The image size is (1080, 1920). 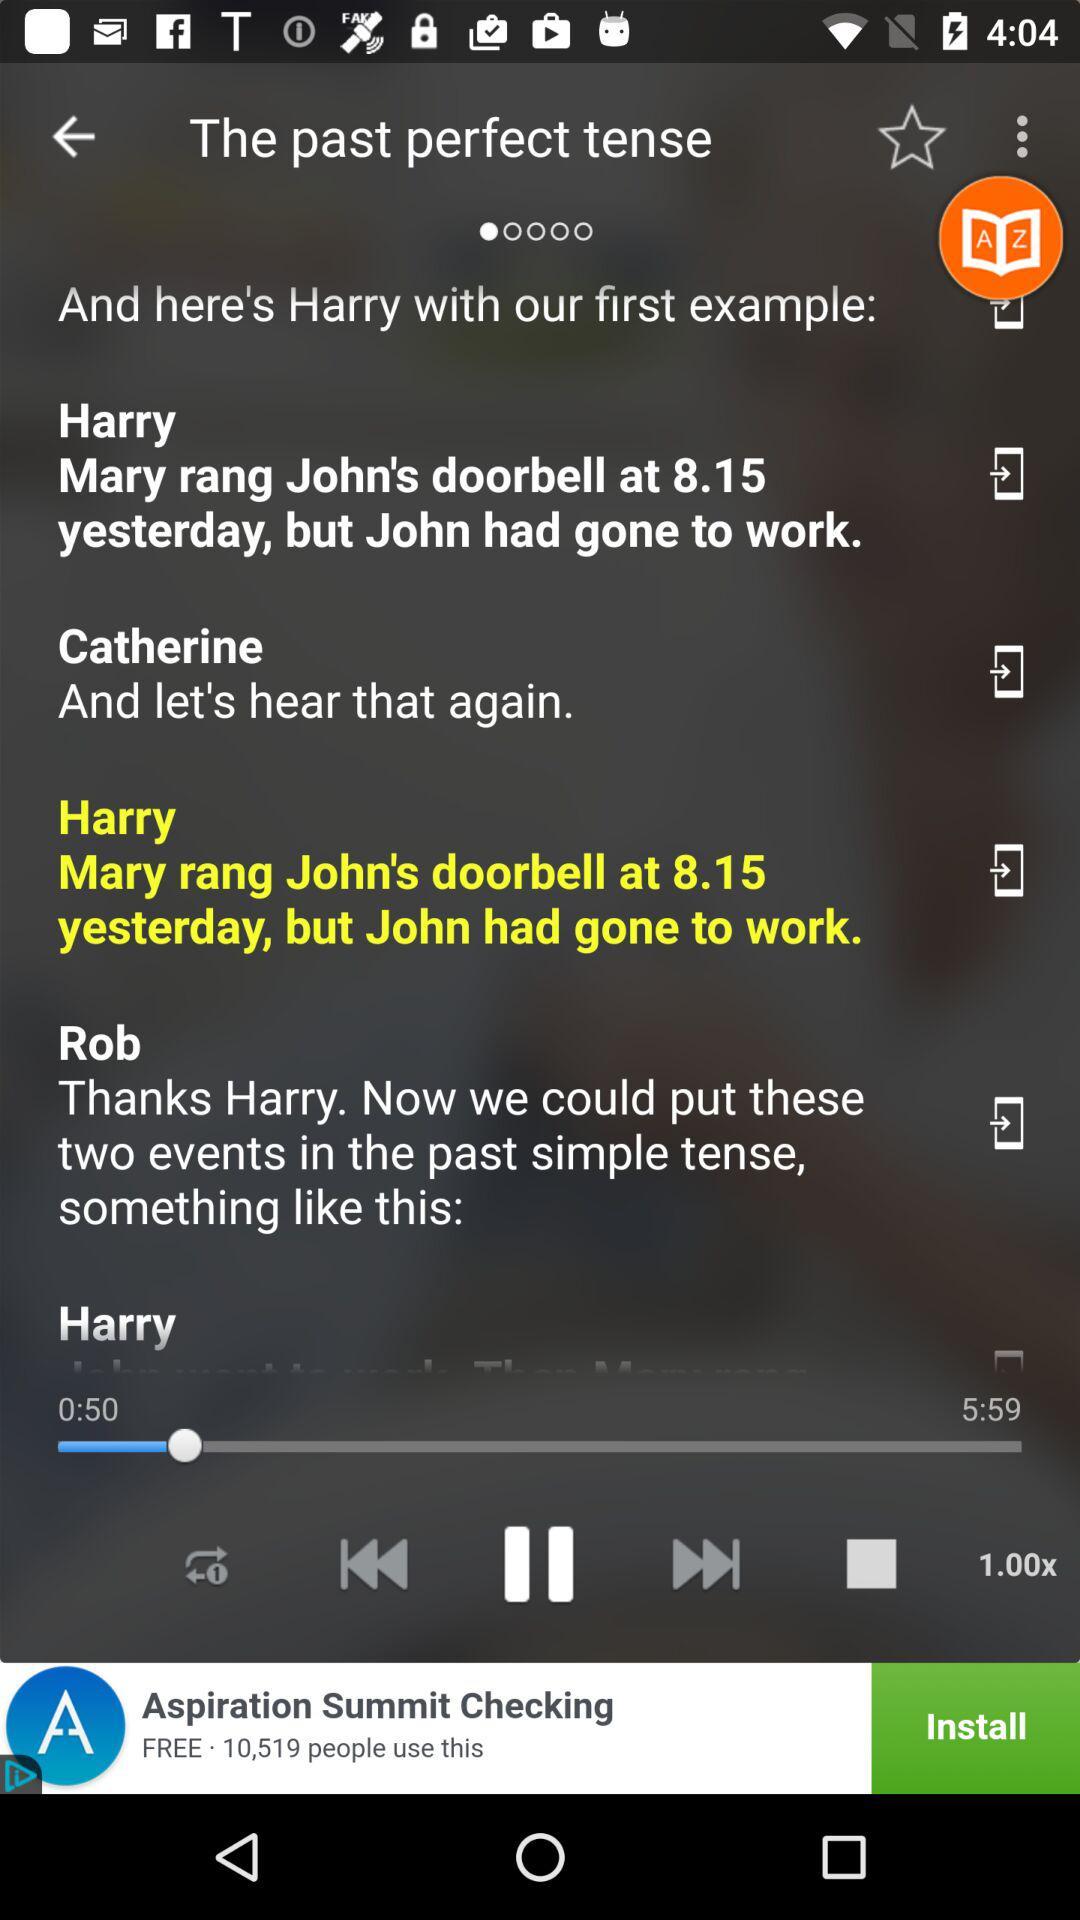 I want to click on icon next to the 1.00x, so click(x=870, y=1562).